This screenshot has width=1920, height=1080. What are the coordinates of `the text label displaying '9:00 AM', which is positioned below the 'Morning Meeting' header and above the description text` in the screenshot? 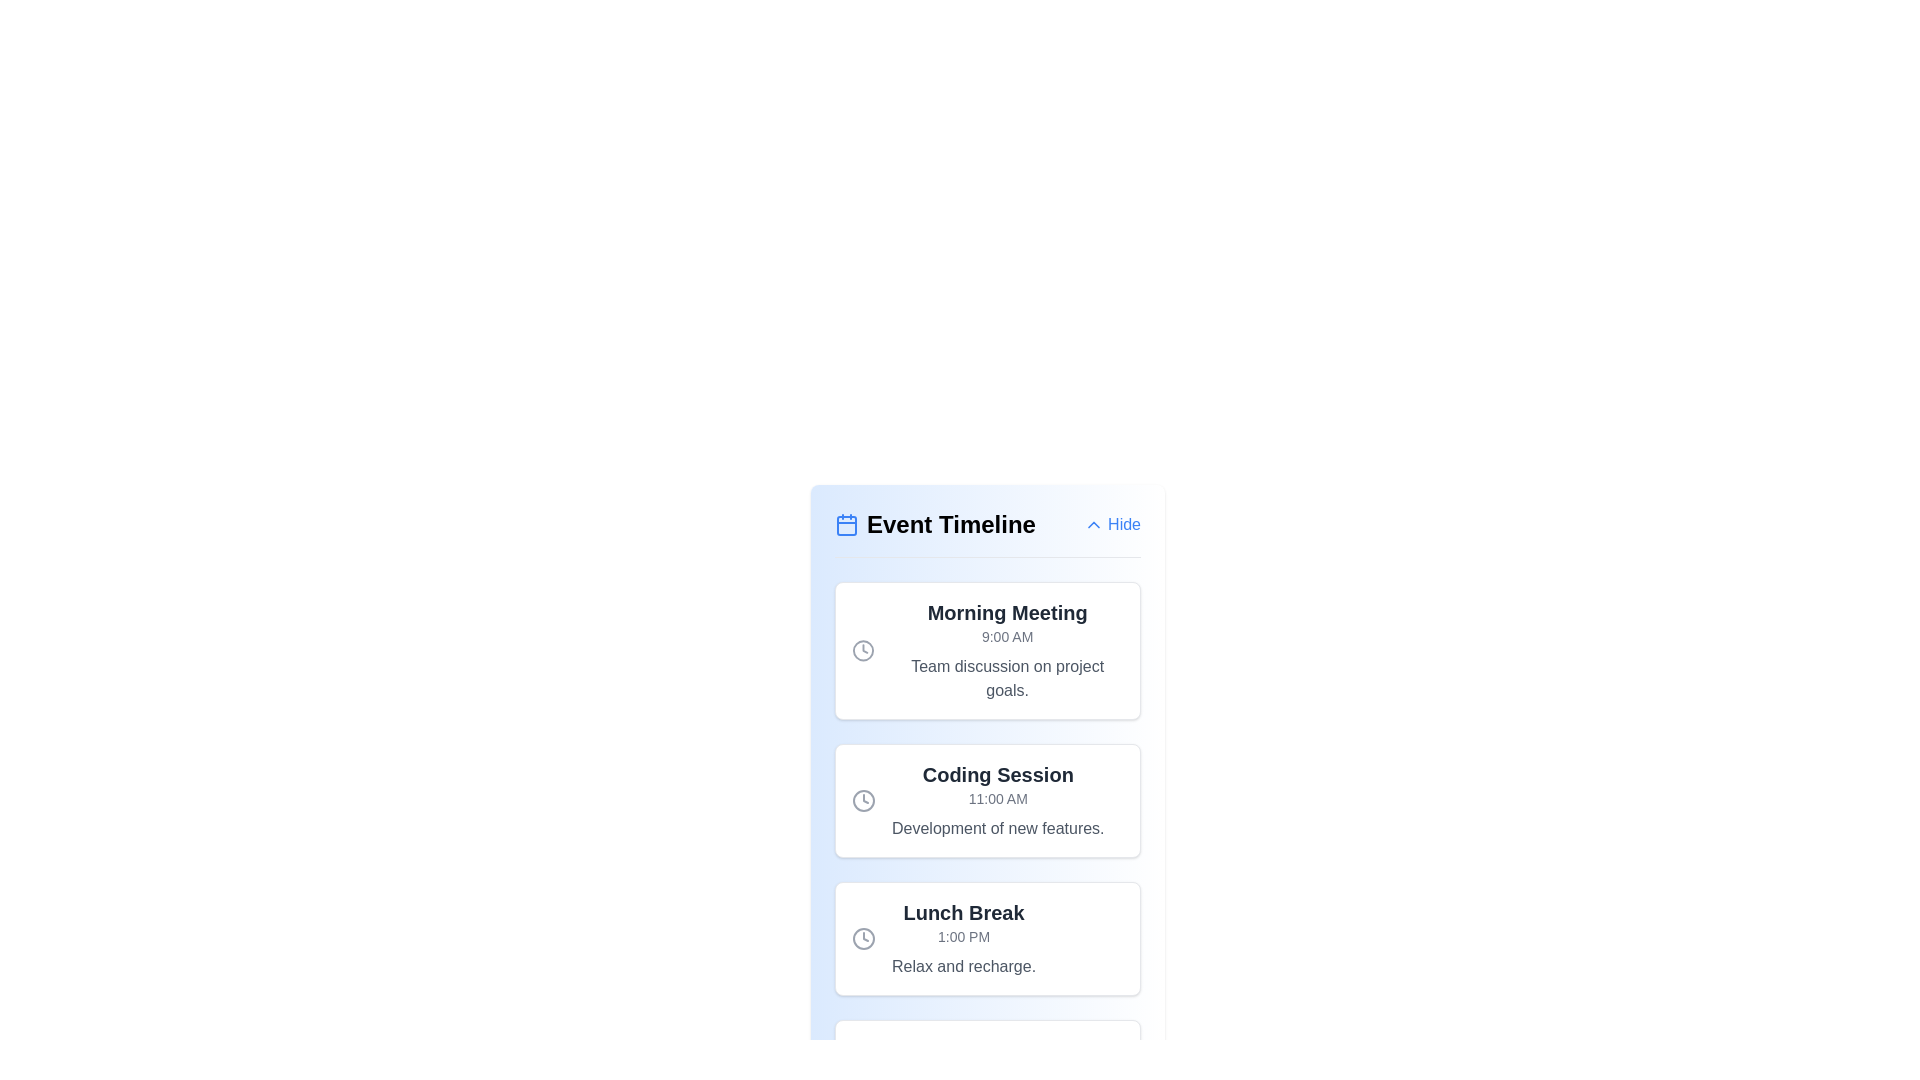 It's located at (1007, 636).